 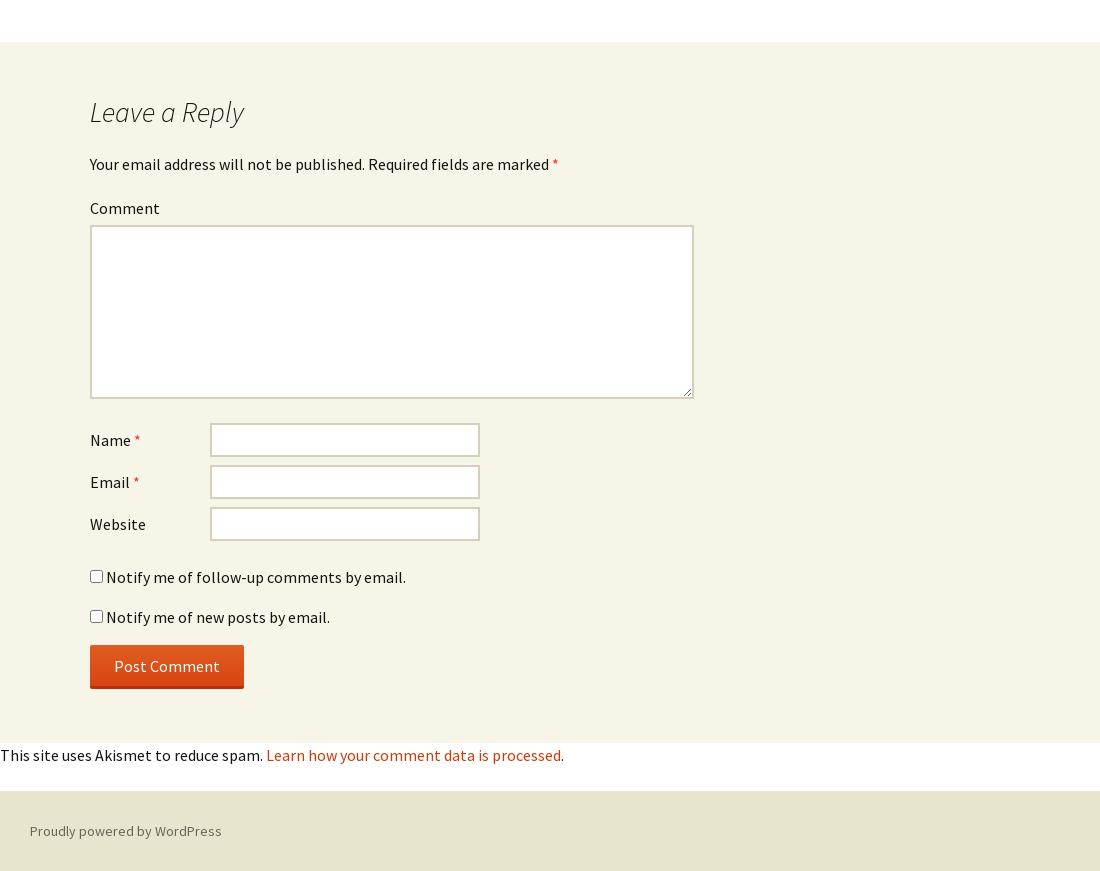 What do you see at coordinates (0, 754) in the screenshot?
I see `'This site uses Akismet to reduce spam.'` at bounding box center [0, 754].